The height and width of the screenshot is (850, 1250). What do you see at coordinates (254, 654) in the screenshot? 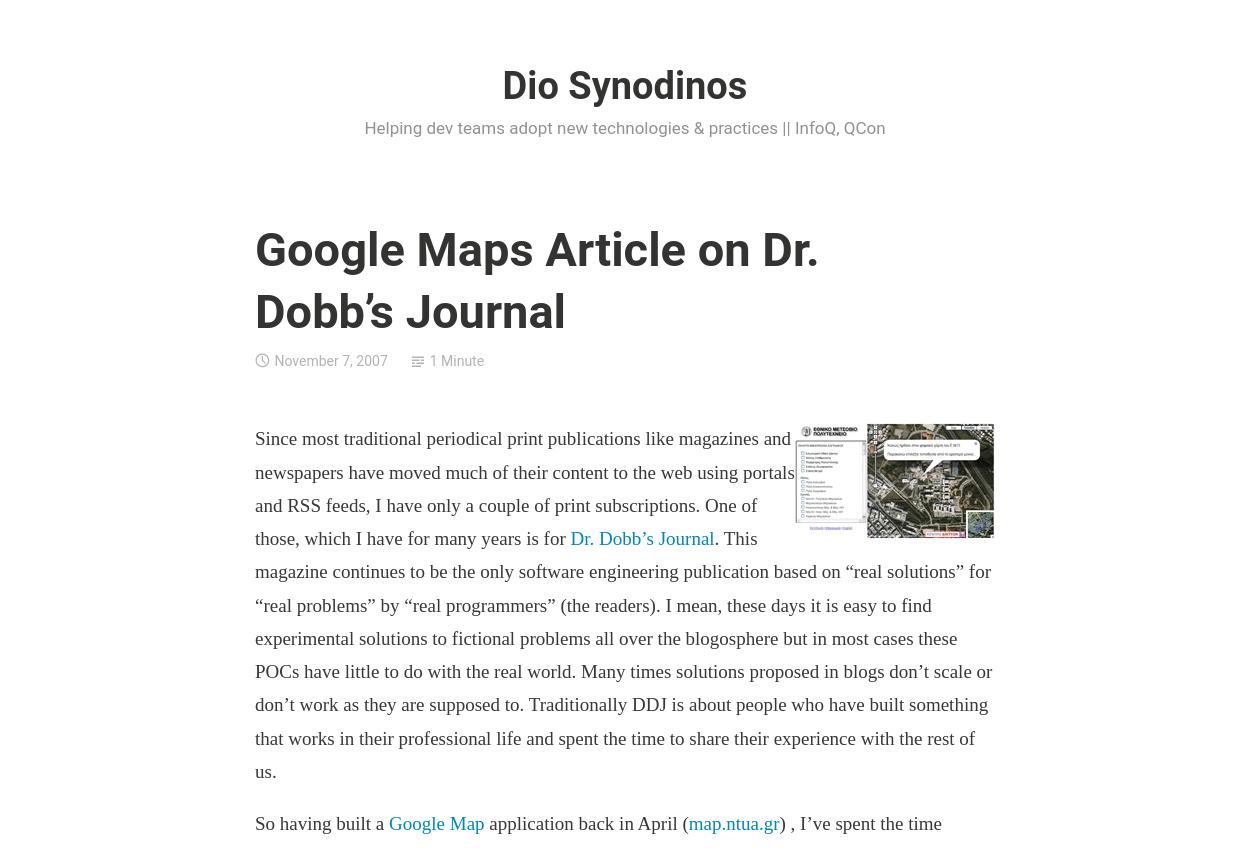
I see `'. This magazine continues to be the only software engineering publication based on “real solutions” for “real problems” by “real programmers” (the readers). I mean, these days it is easy to find experimental solutions to fictional problems all over the blogosphere but in most cases these POCs have little to do with the real world. Many times solutions proposed in blogs don’t scale or don’t work as they are supposed to. Traditionally DDJ is about people who have built something that works in their professional life and spent the time to share their experience with the rest of us.'` at bounding box center [254, 654].